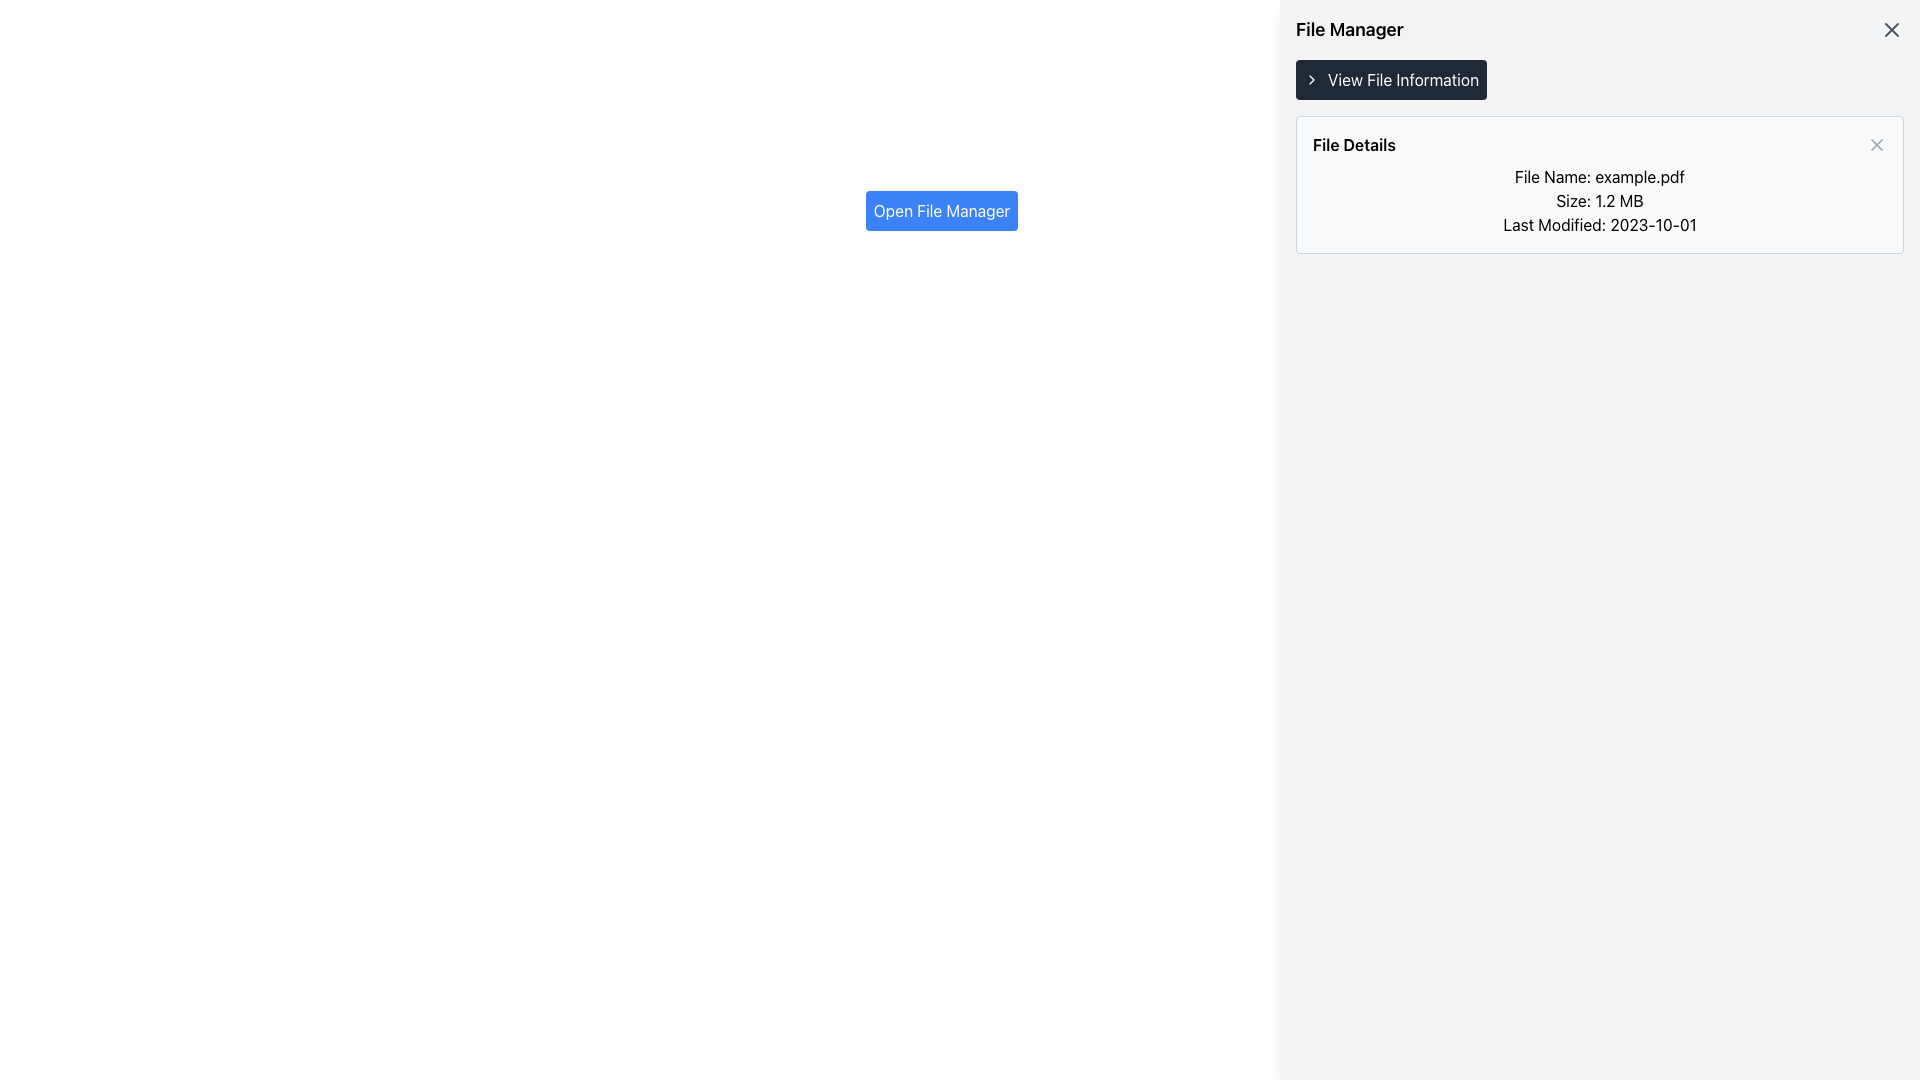 The image size is (1920, 1080). I want to click on the button in the right-side panel under the 'File Manager' header, so click(1390, 79).